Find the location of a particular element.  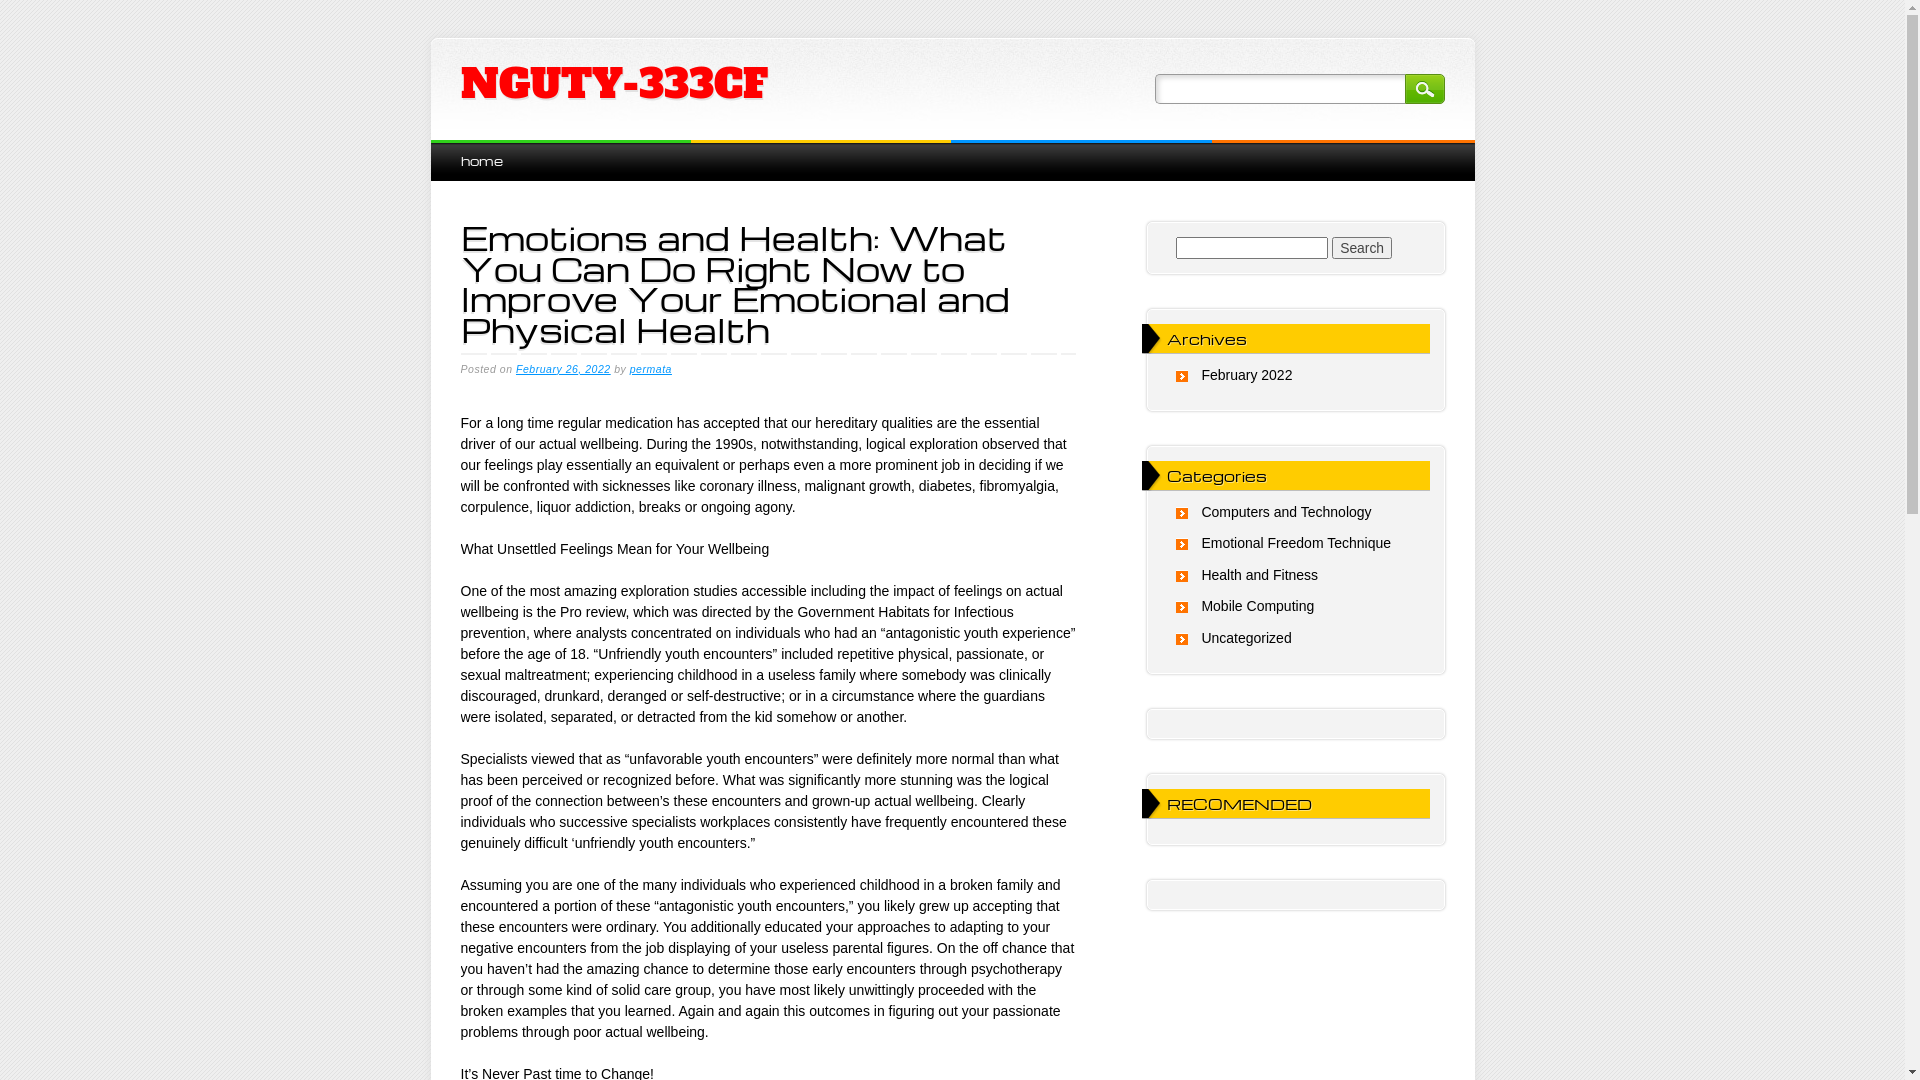

'Emotional Freedom Technique' is located at coordinates (1296, 543).